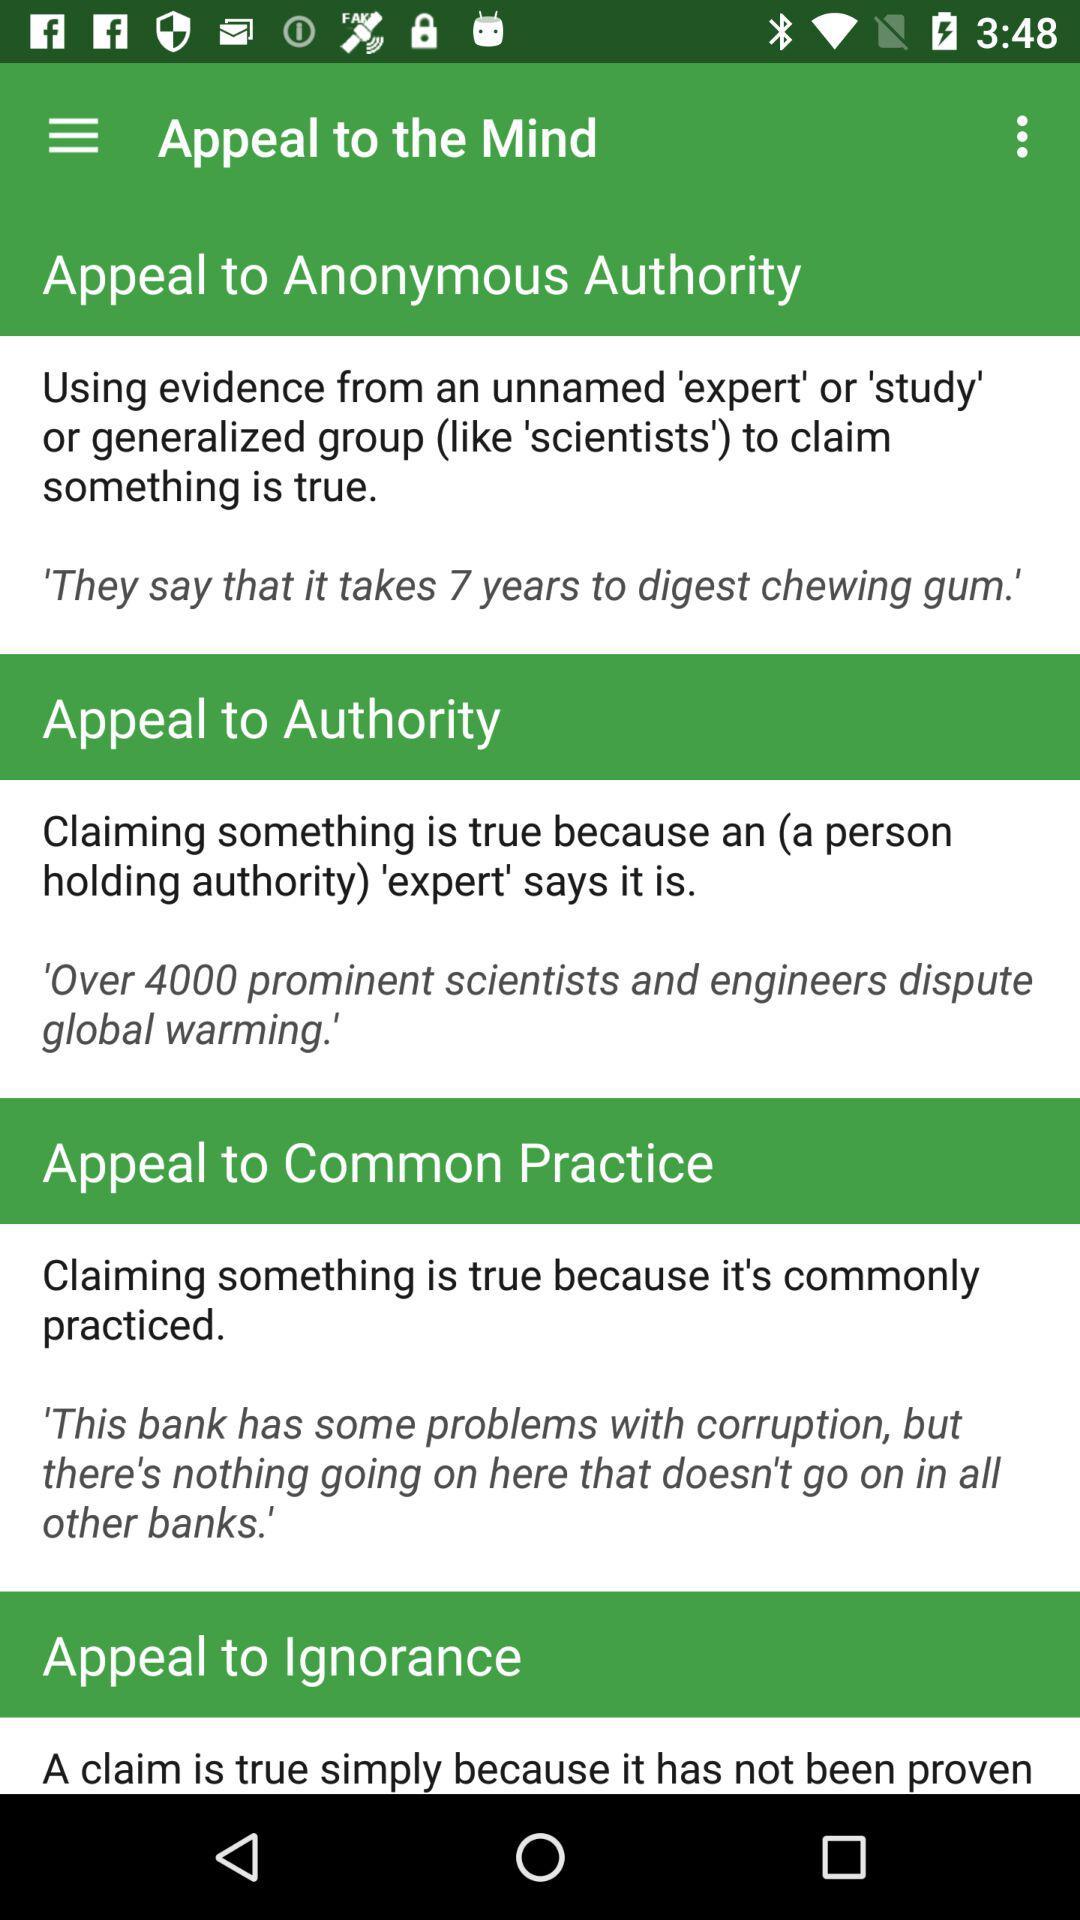 The height and width of the screenshot is (1920, 1080). I want to click on the item next to the appeal to the icon, so click(1027, 135).